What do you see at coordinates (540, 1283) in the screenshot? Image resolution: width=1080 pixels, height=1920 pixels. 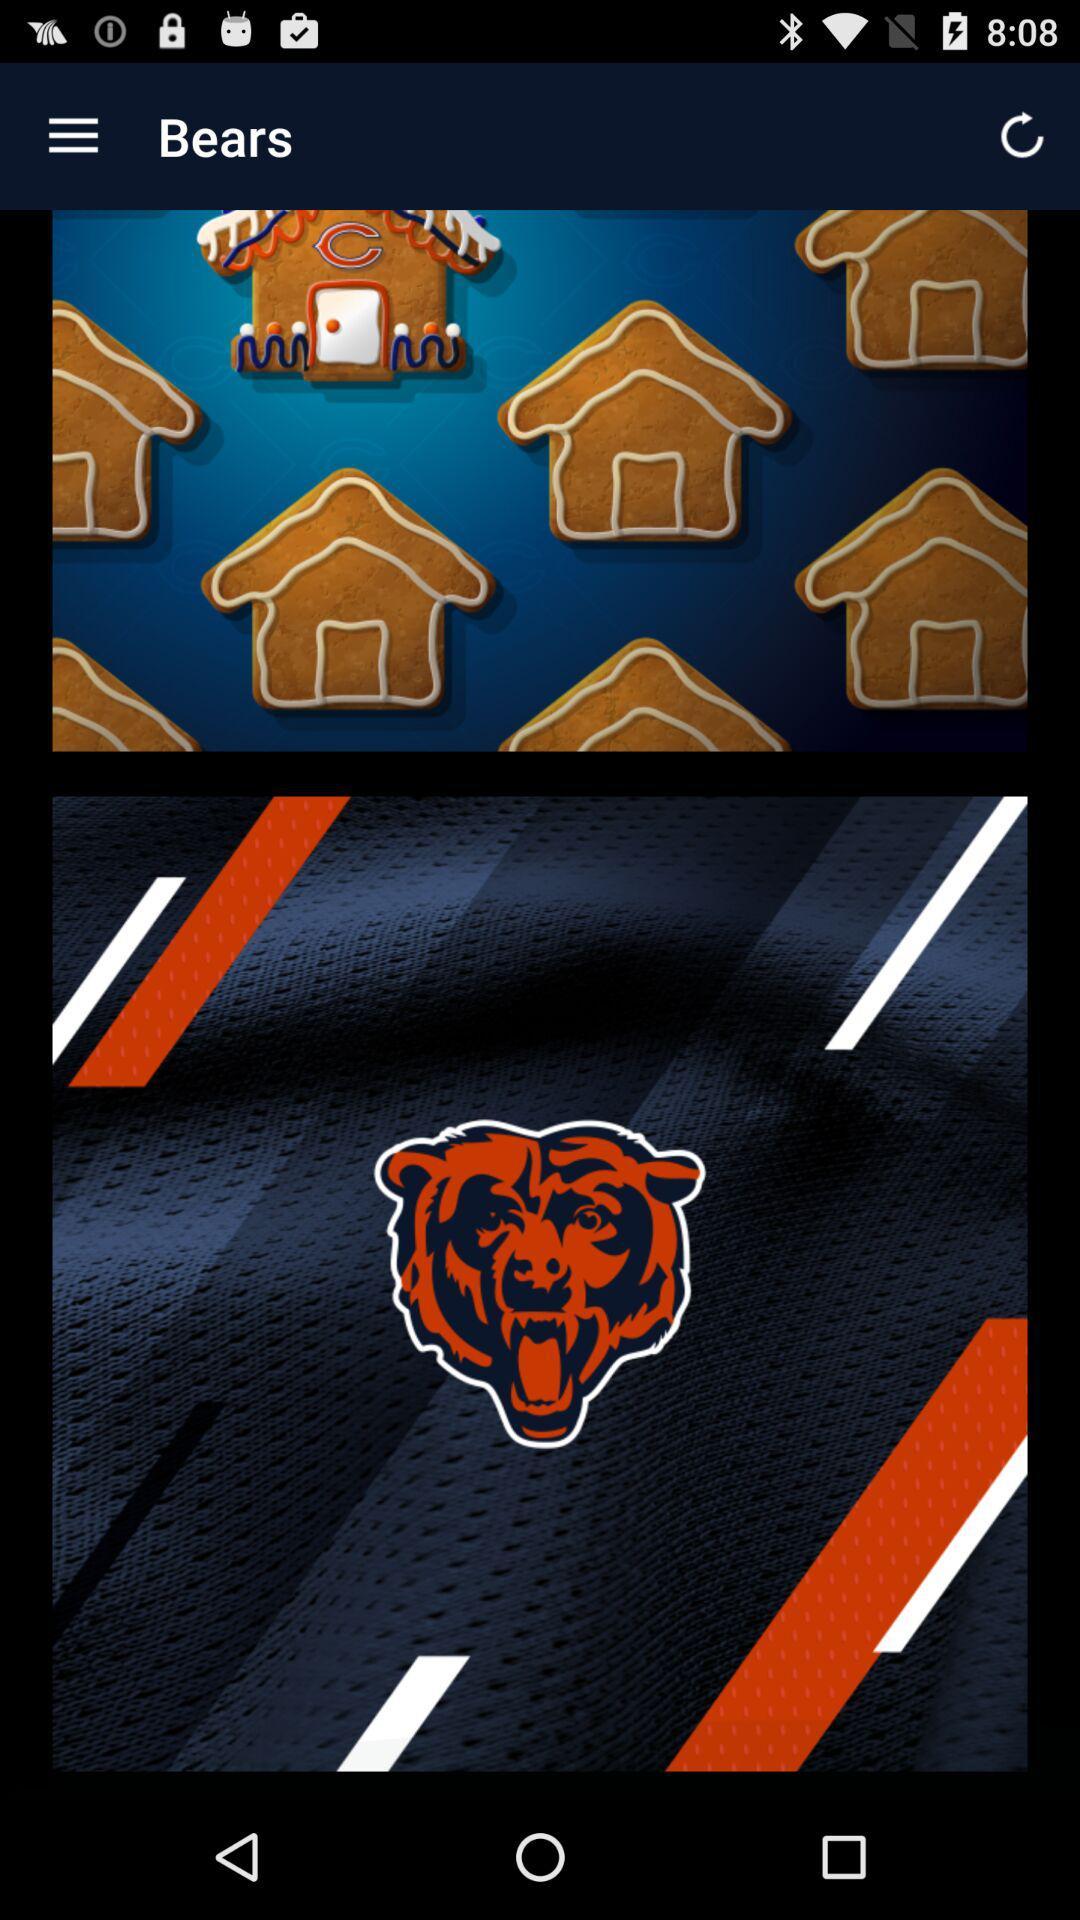 I see `icon at the bottom` at bounding box center [540, 1283].